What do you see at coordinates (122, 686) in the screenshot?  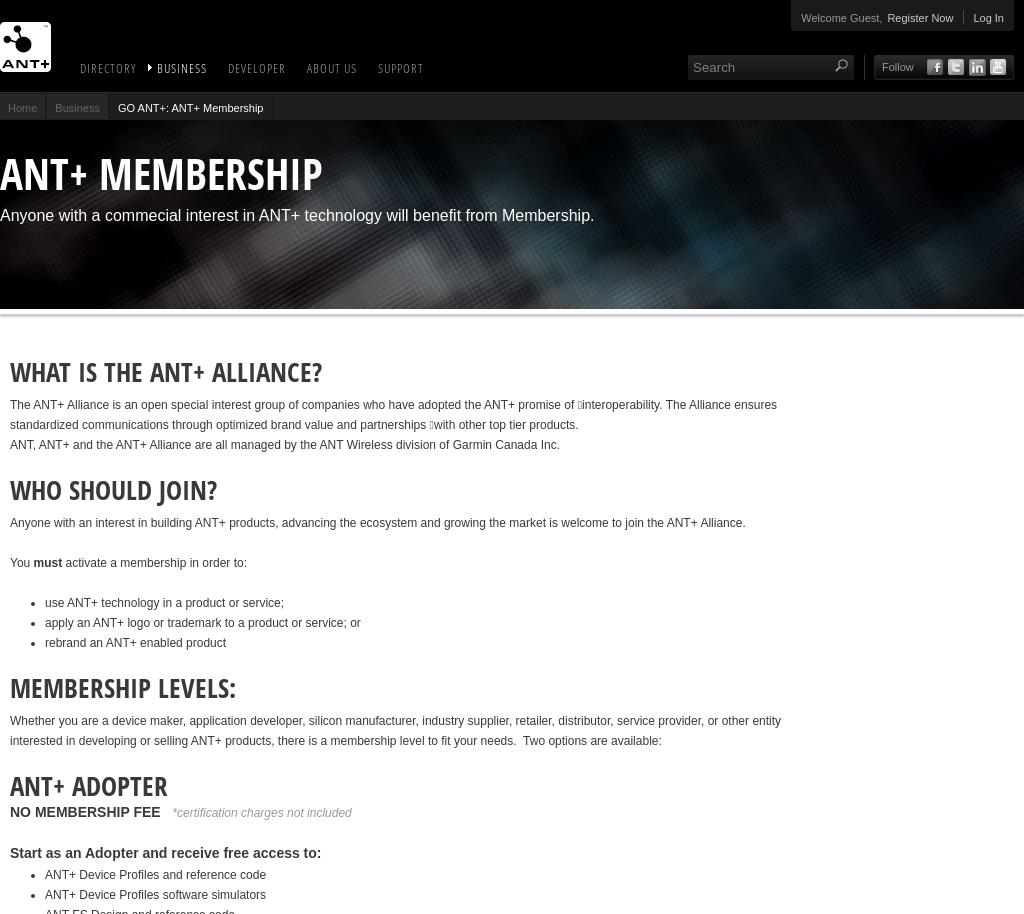 I see `'MEMBERSHIP LEVELS:'` at bounding box center [122, 686].